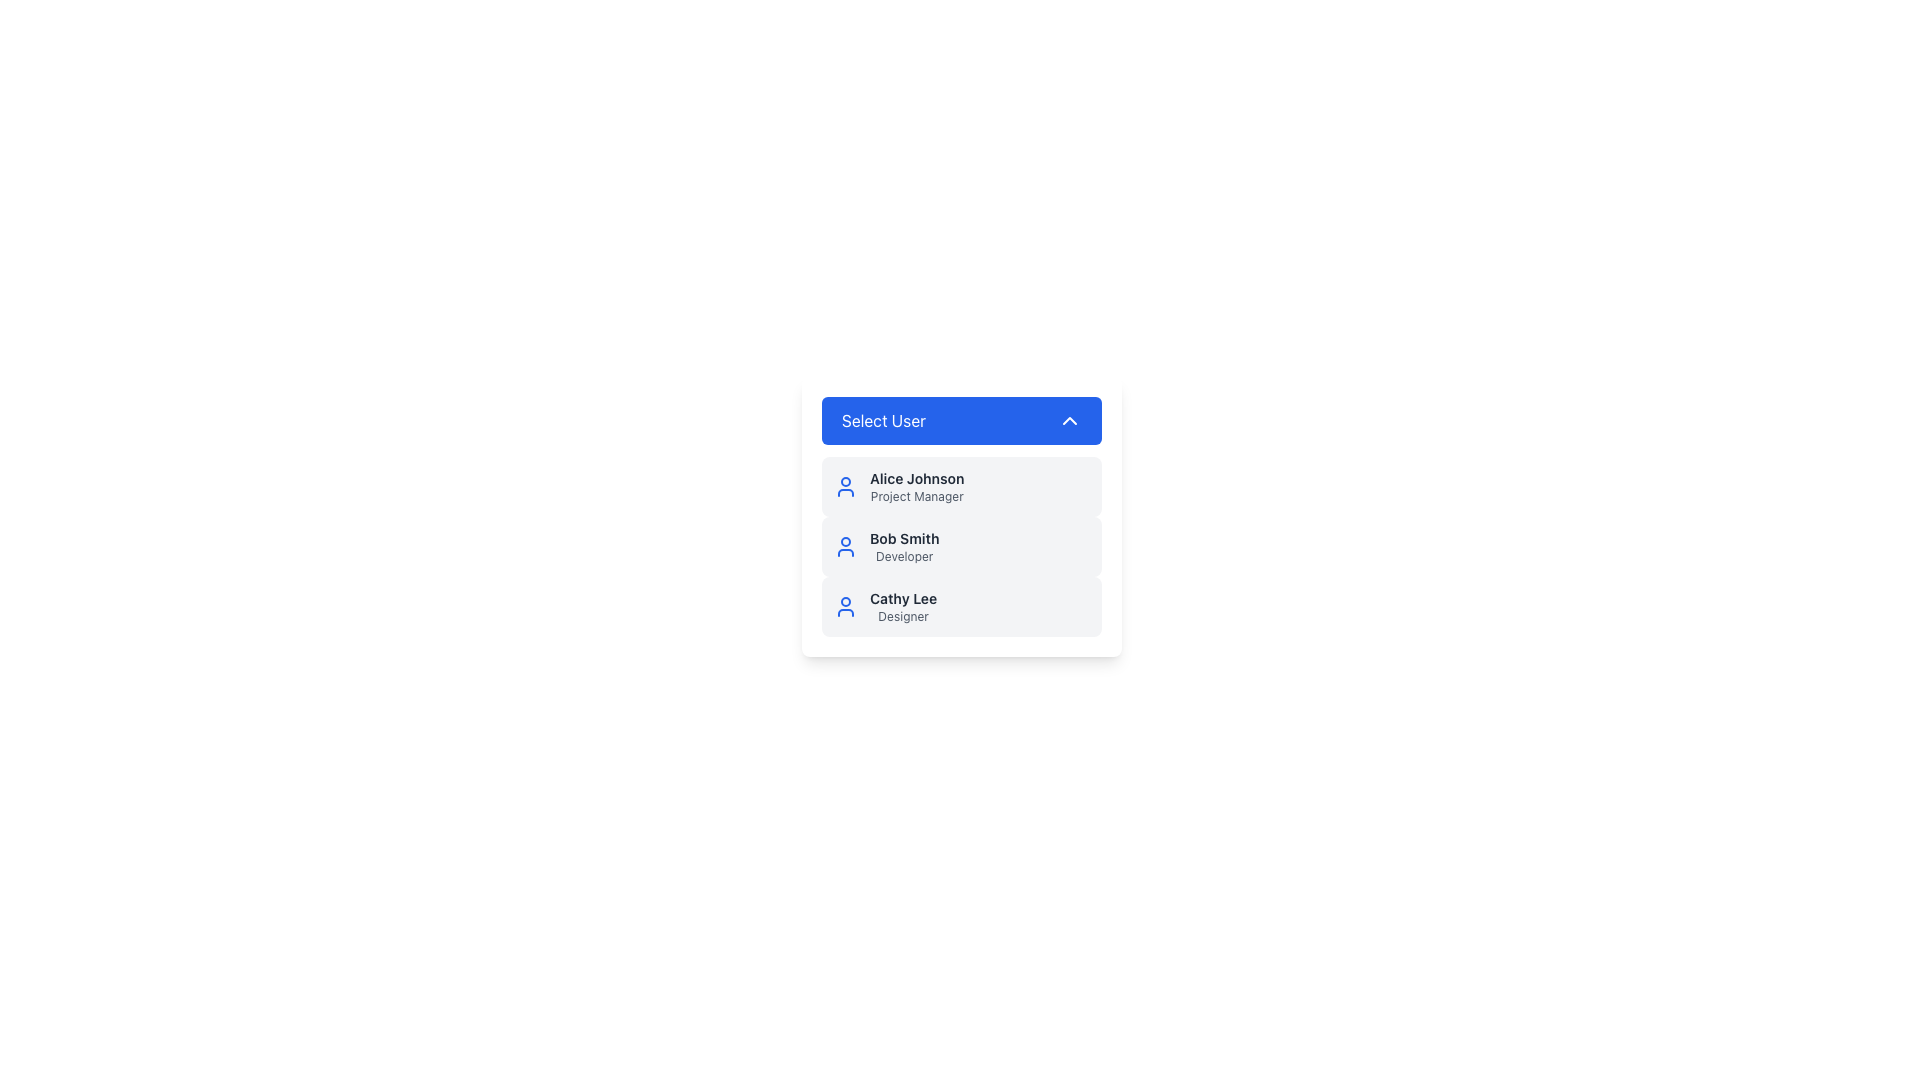 The width and height of the screenshot is (1920, 1080). I want to click on the third list item in the 'Select User' dropdown, which features an avatar, the name 'Cathy Lee' in bold, and the subtitle 'Designer', so click(961, 605).